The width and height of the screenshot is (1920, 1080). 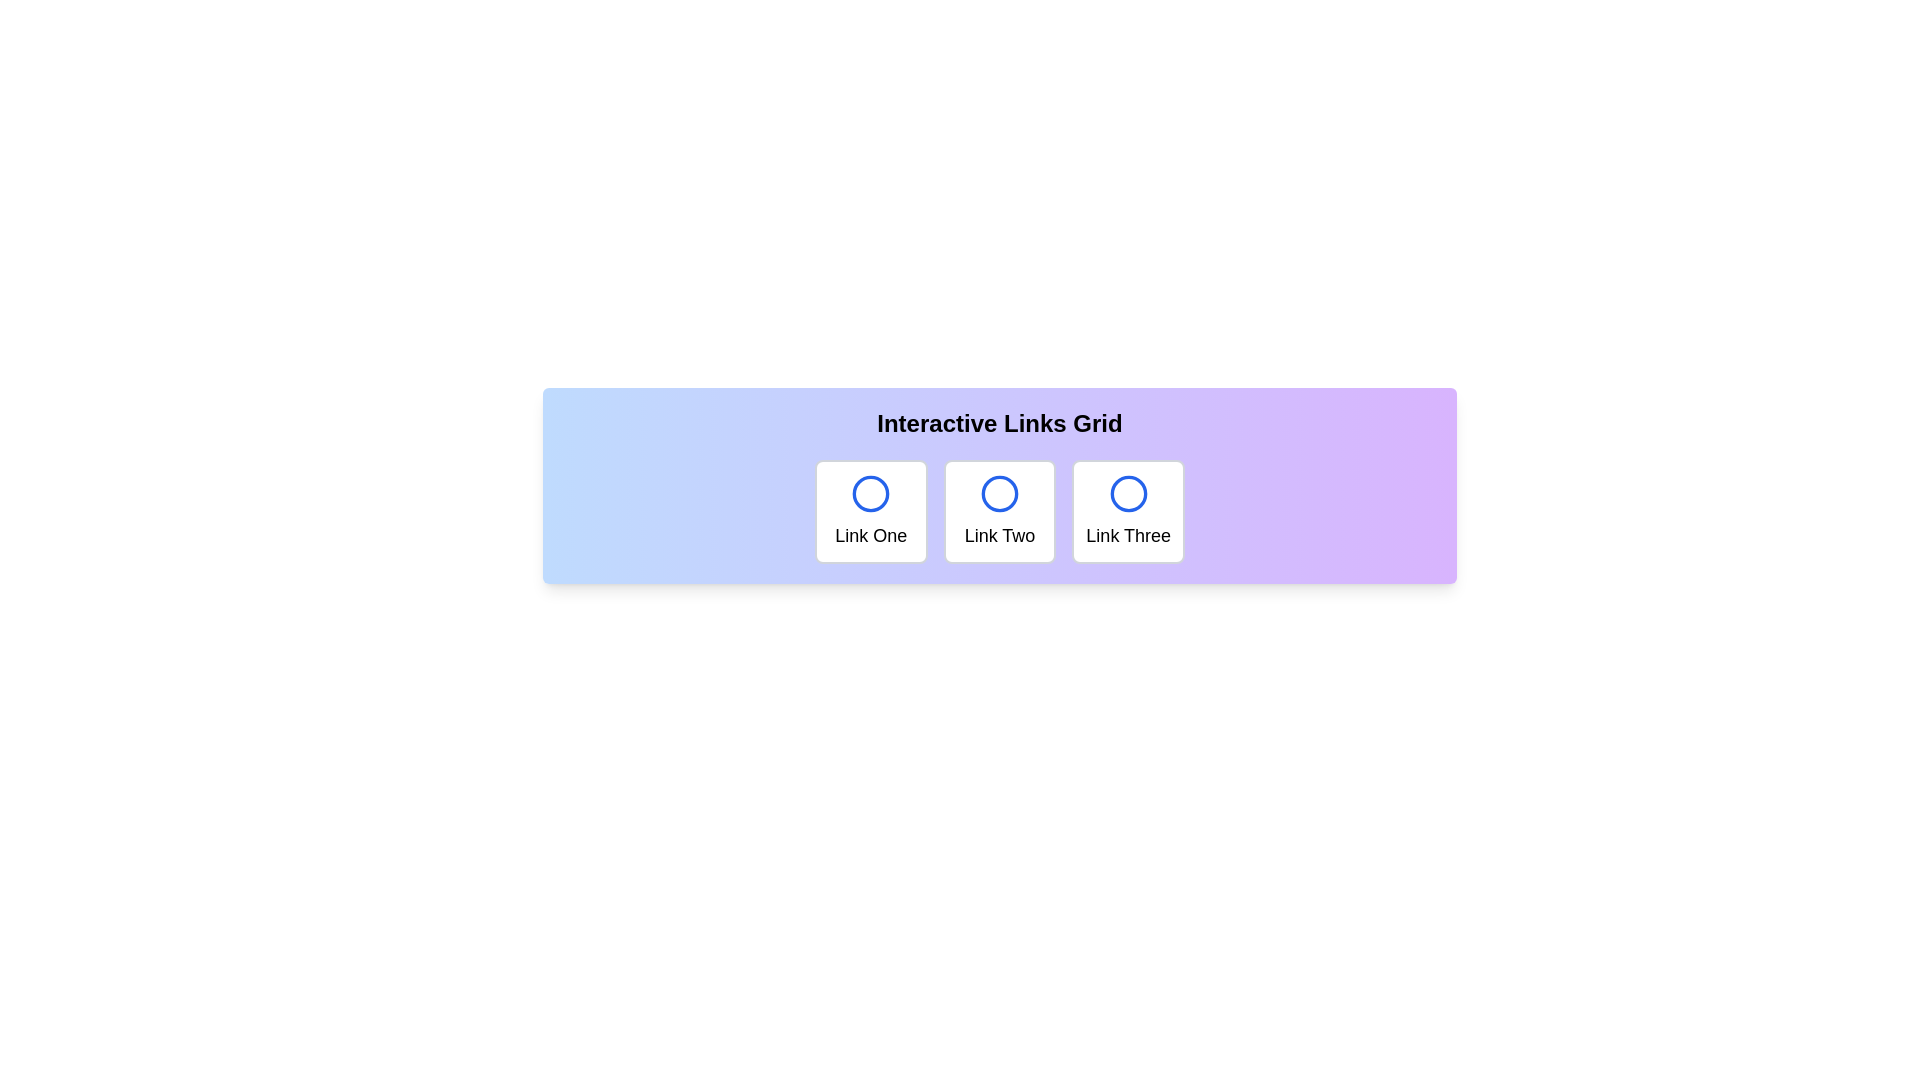 What do you see at coordinates (999, 493) in the screenshot?
I see `the circular decorative icon associated with the button labeled 'Link Two', which is centrally located in a row of three buttons` at bounding box center [999, 493].